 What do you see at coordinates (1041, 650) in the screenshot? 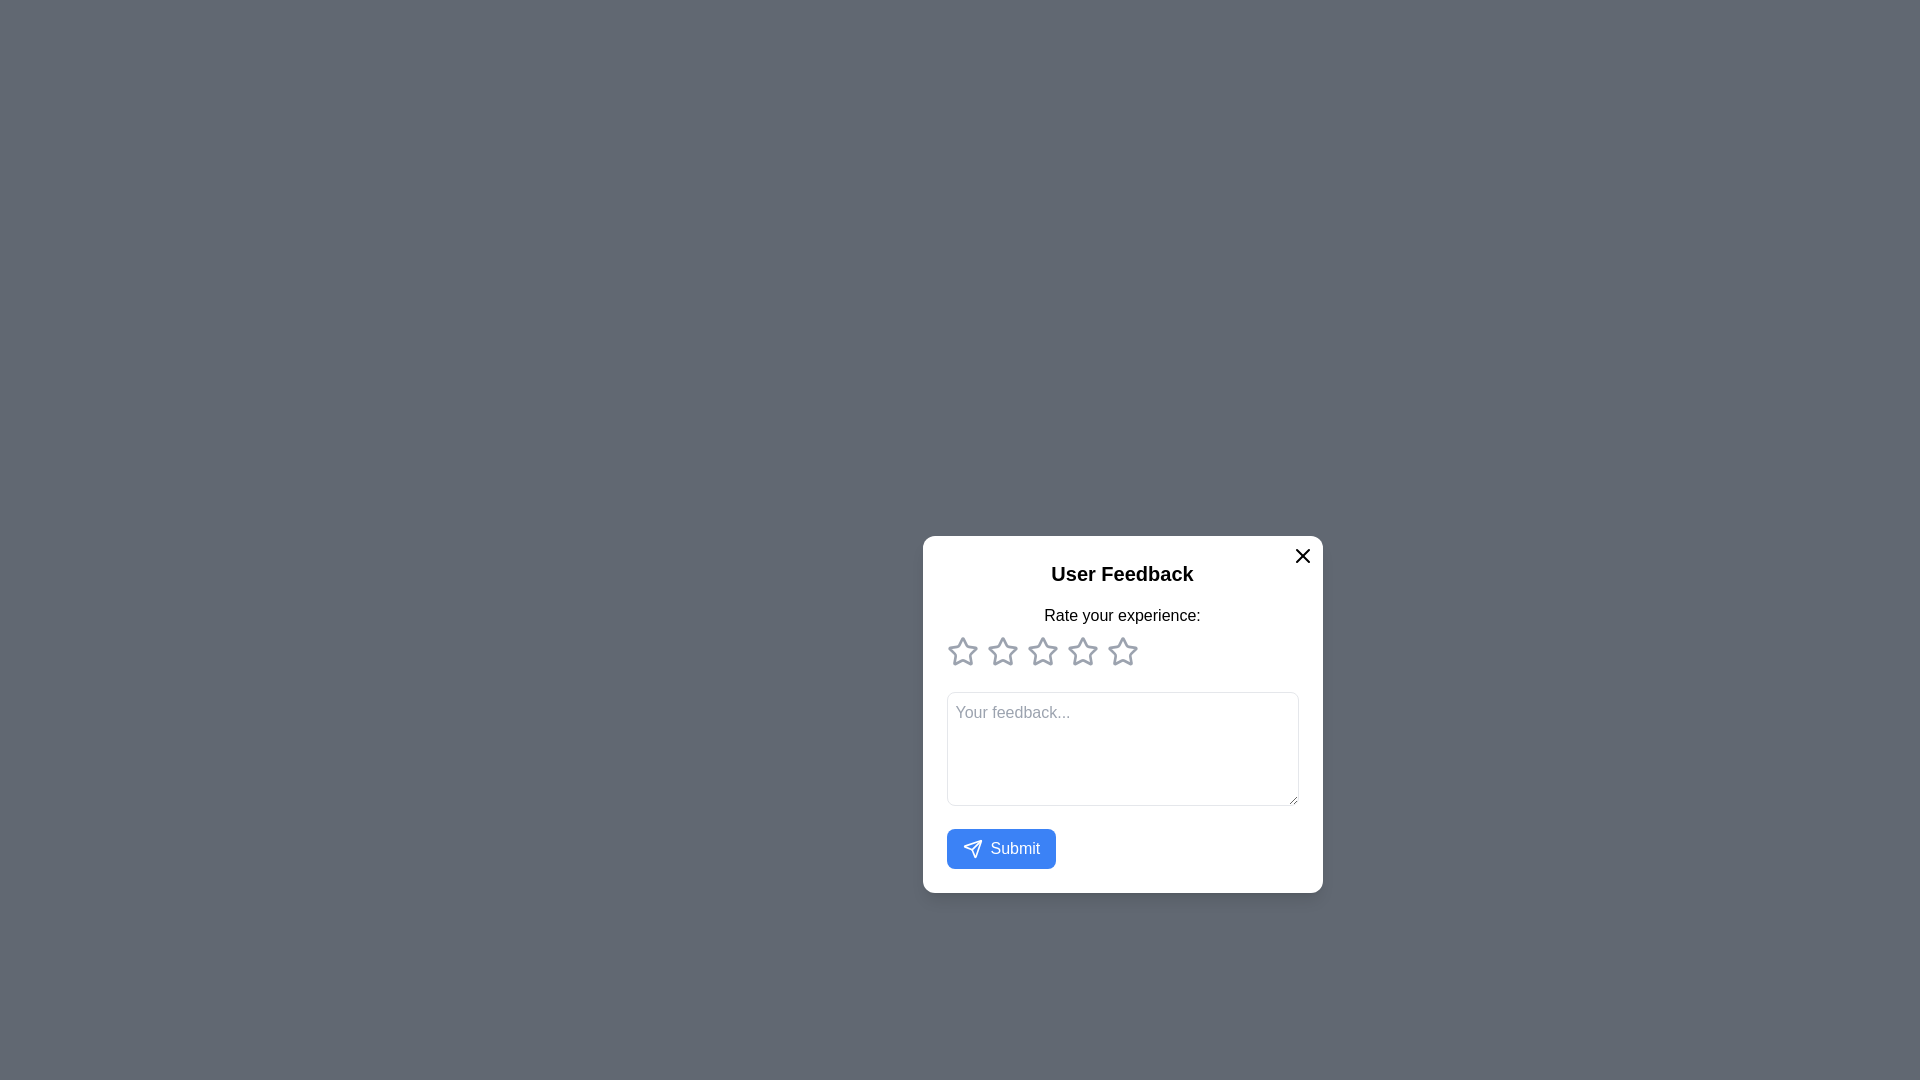
I see `to select the second star icon in the horizontal sequence of five stars representing a rating option, located below the heading 'Rate your experience.'` at bounding box center [1041, 650].